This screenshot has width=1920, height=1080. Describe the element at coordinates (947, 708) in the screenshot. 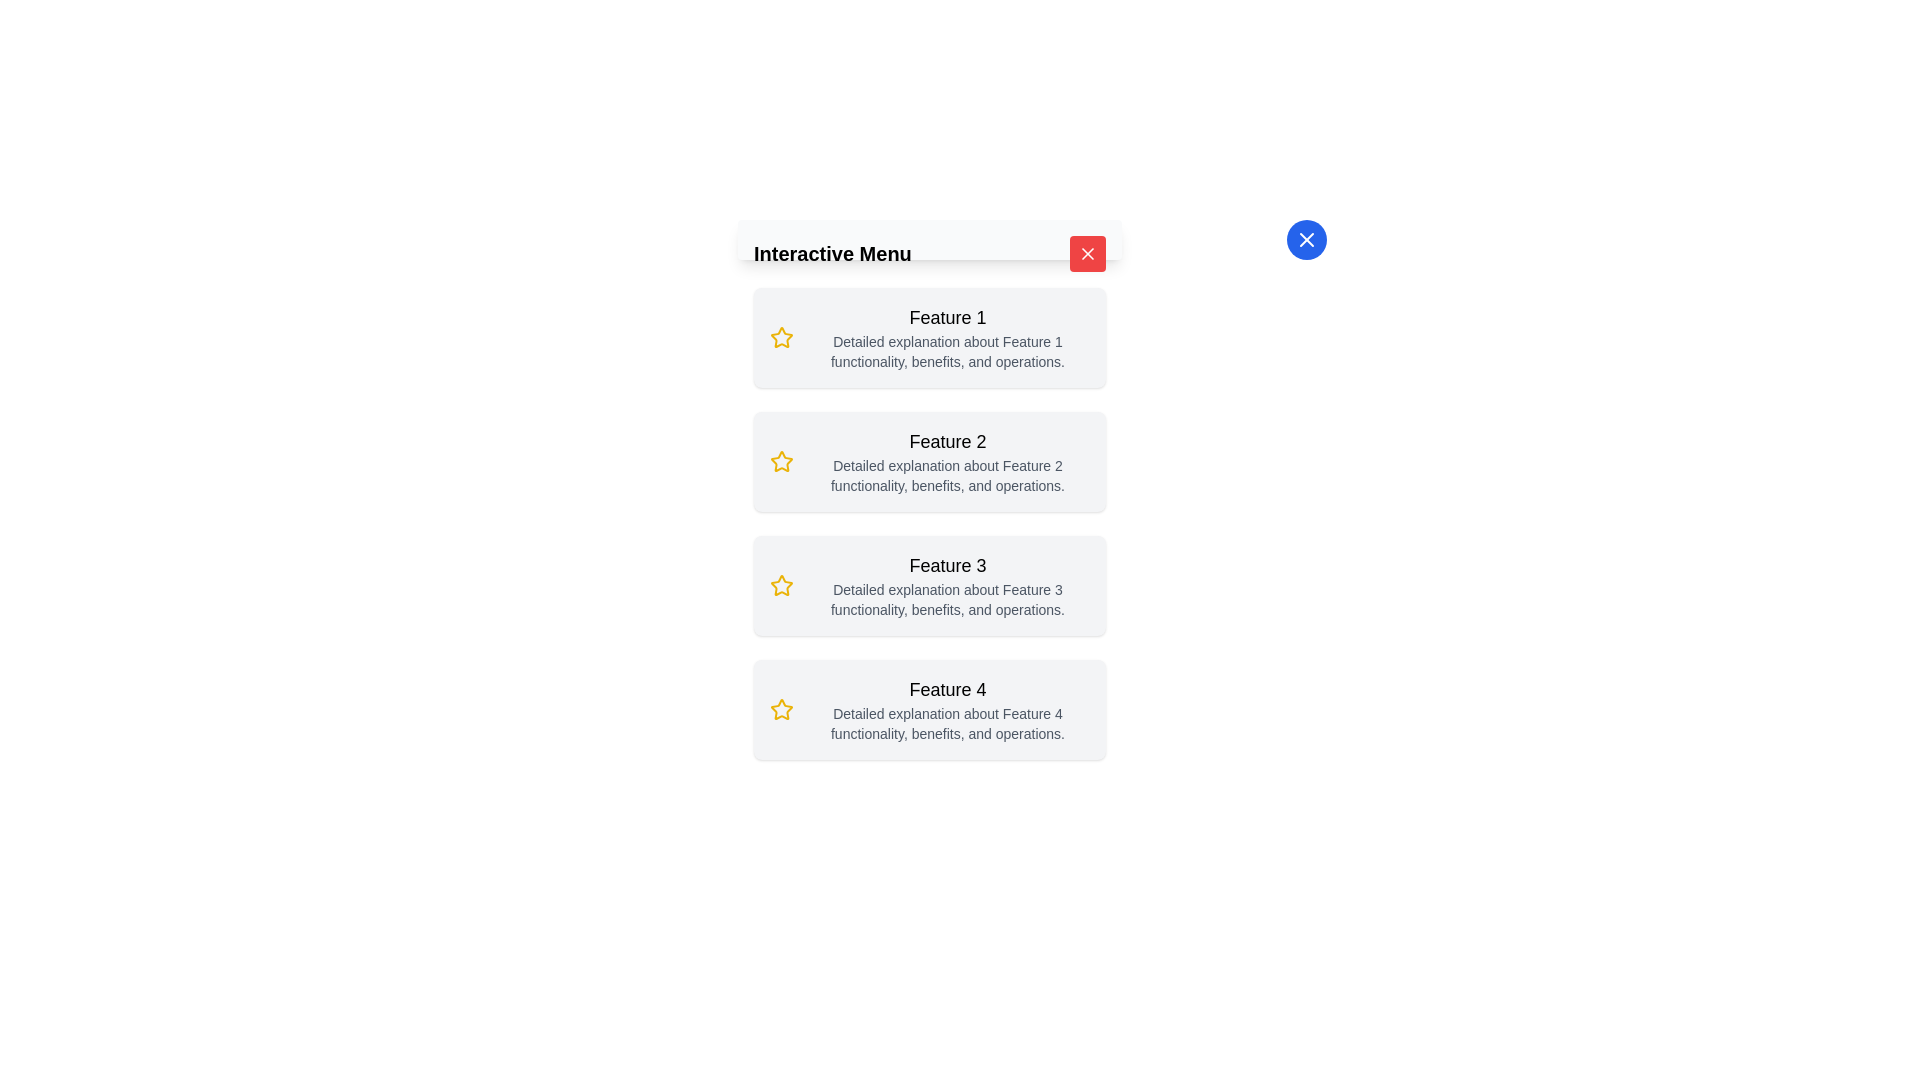

I see `the informative text block that provides details about a feature, located below 'Feature 3' in the fourth position of the list` at that location.